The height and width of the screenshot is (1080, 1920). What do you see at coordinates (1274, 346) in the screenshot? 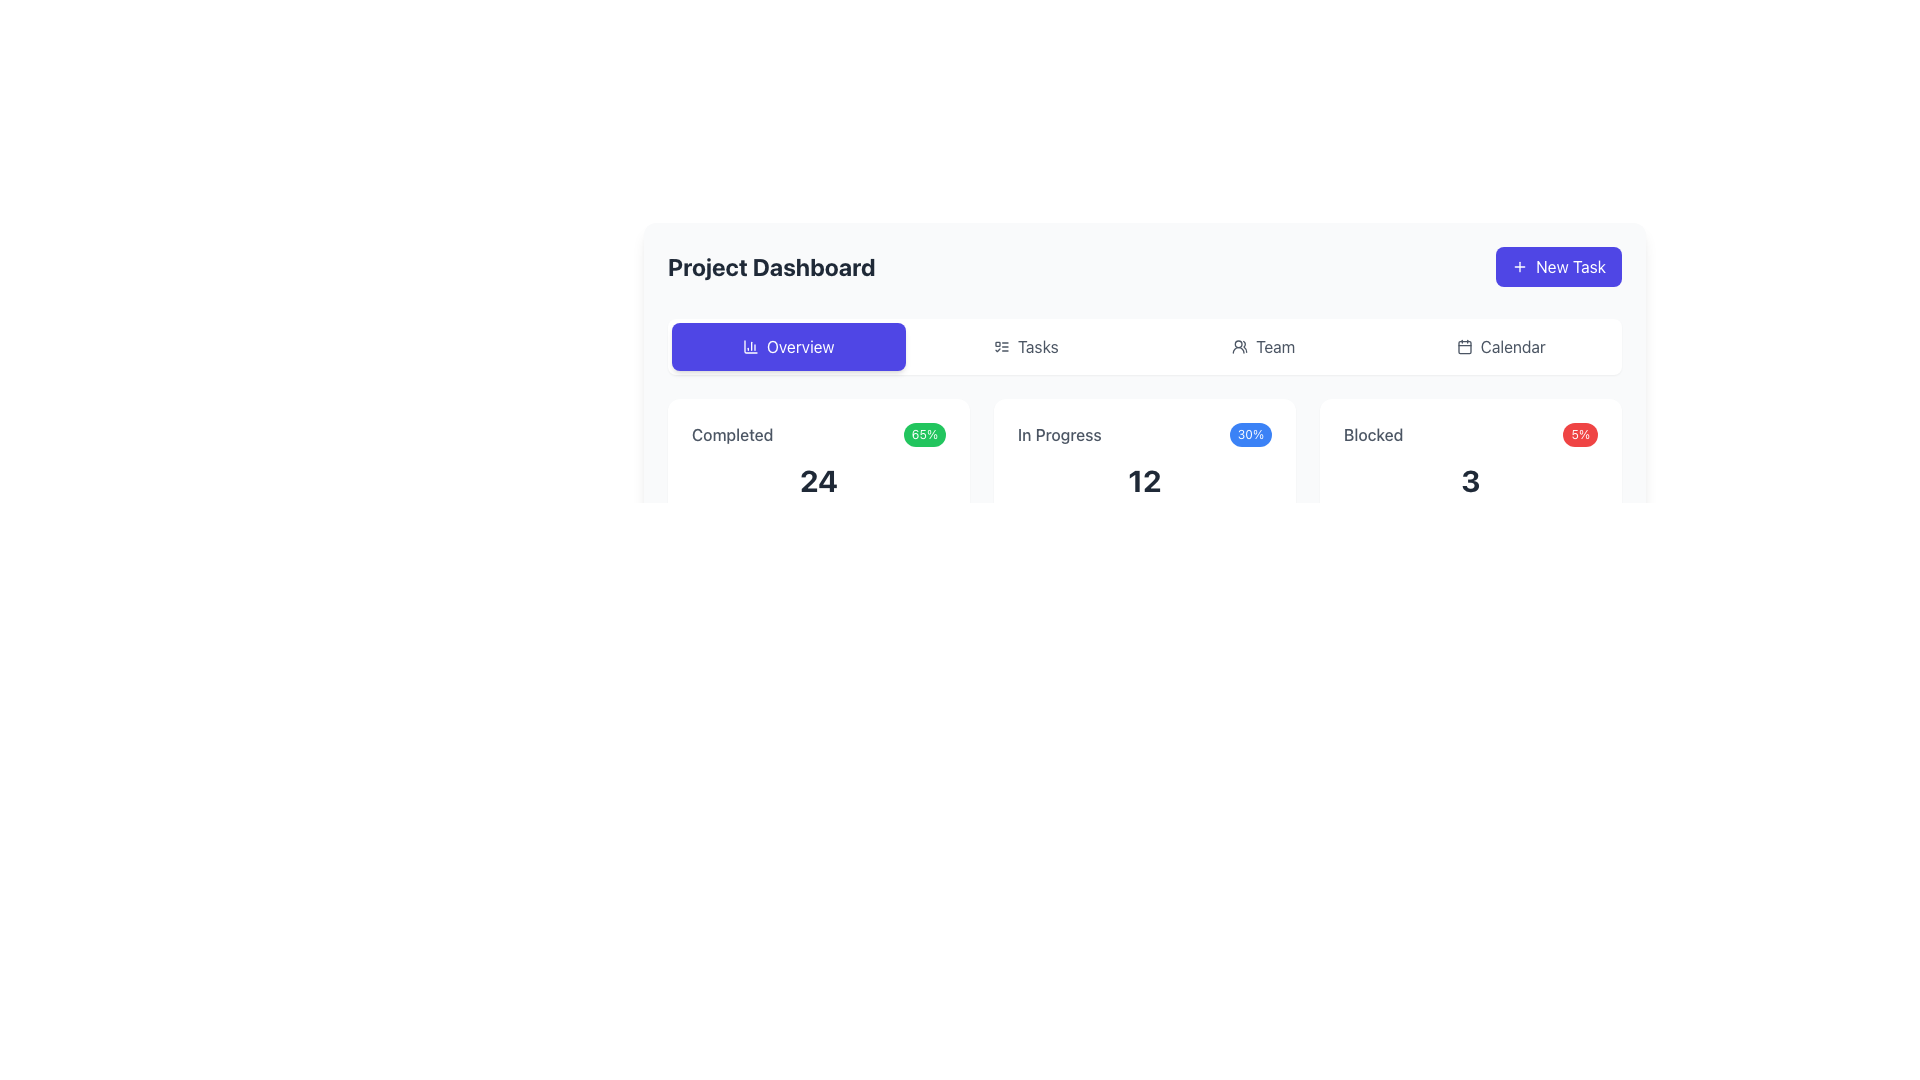
I see `the 'Team' text label in the navigation menu` at bounding box center [1274, 346].